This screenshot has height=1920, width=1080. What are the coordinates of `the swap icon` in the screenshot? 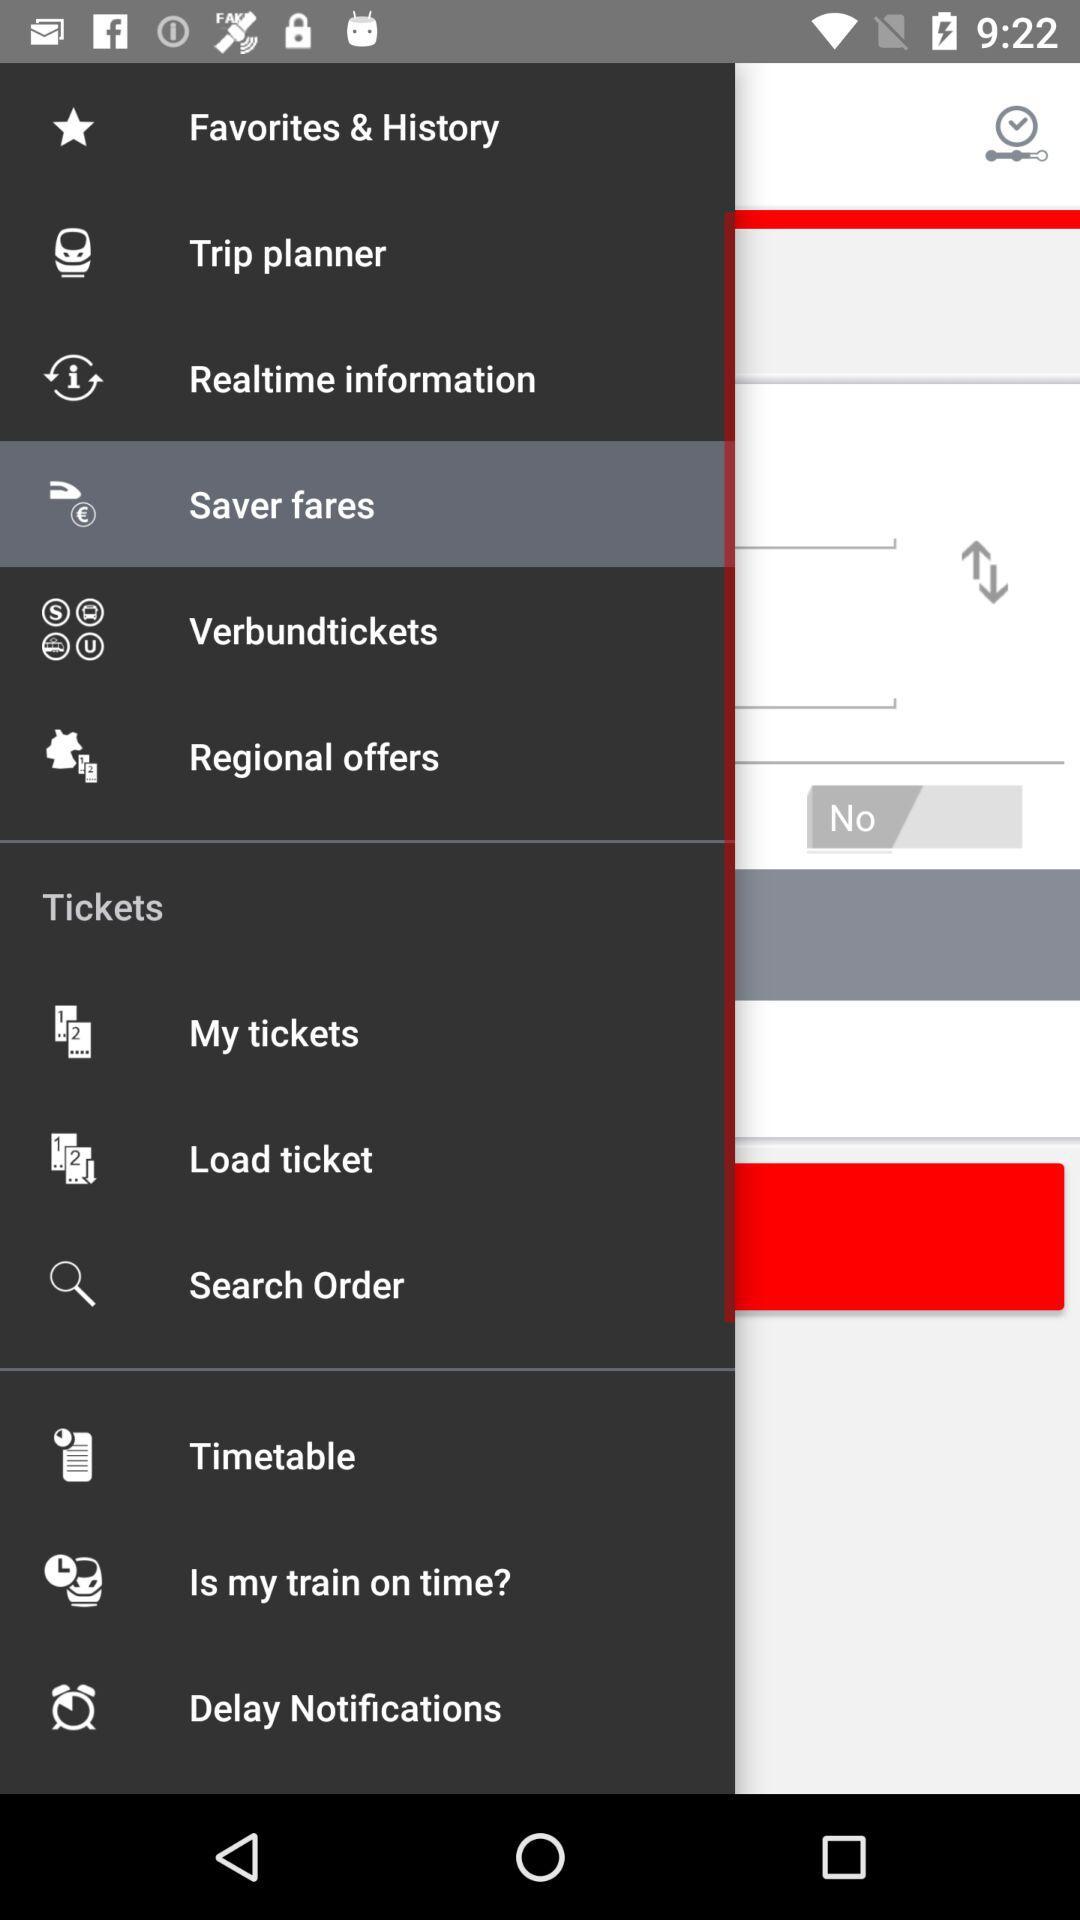 It's located at (984, 571).